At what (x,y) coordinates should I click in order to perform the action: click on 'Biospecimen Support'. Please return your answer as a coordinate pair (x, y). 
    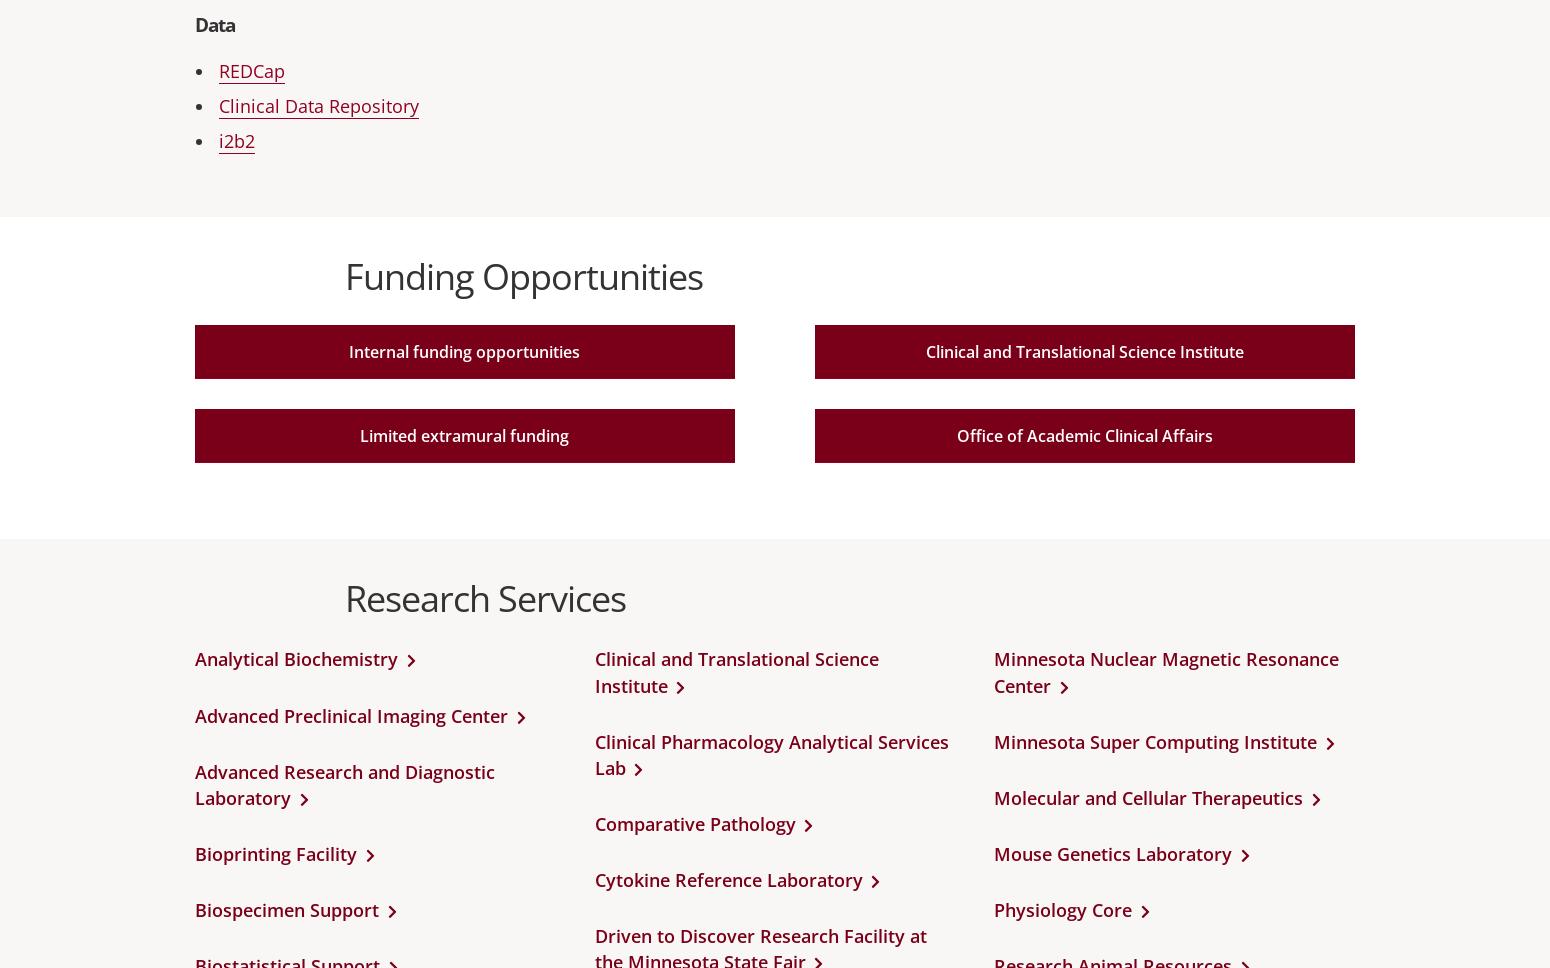
    Looking at the image, I should click on (193, 908).